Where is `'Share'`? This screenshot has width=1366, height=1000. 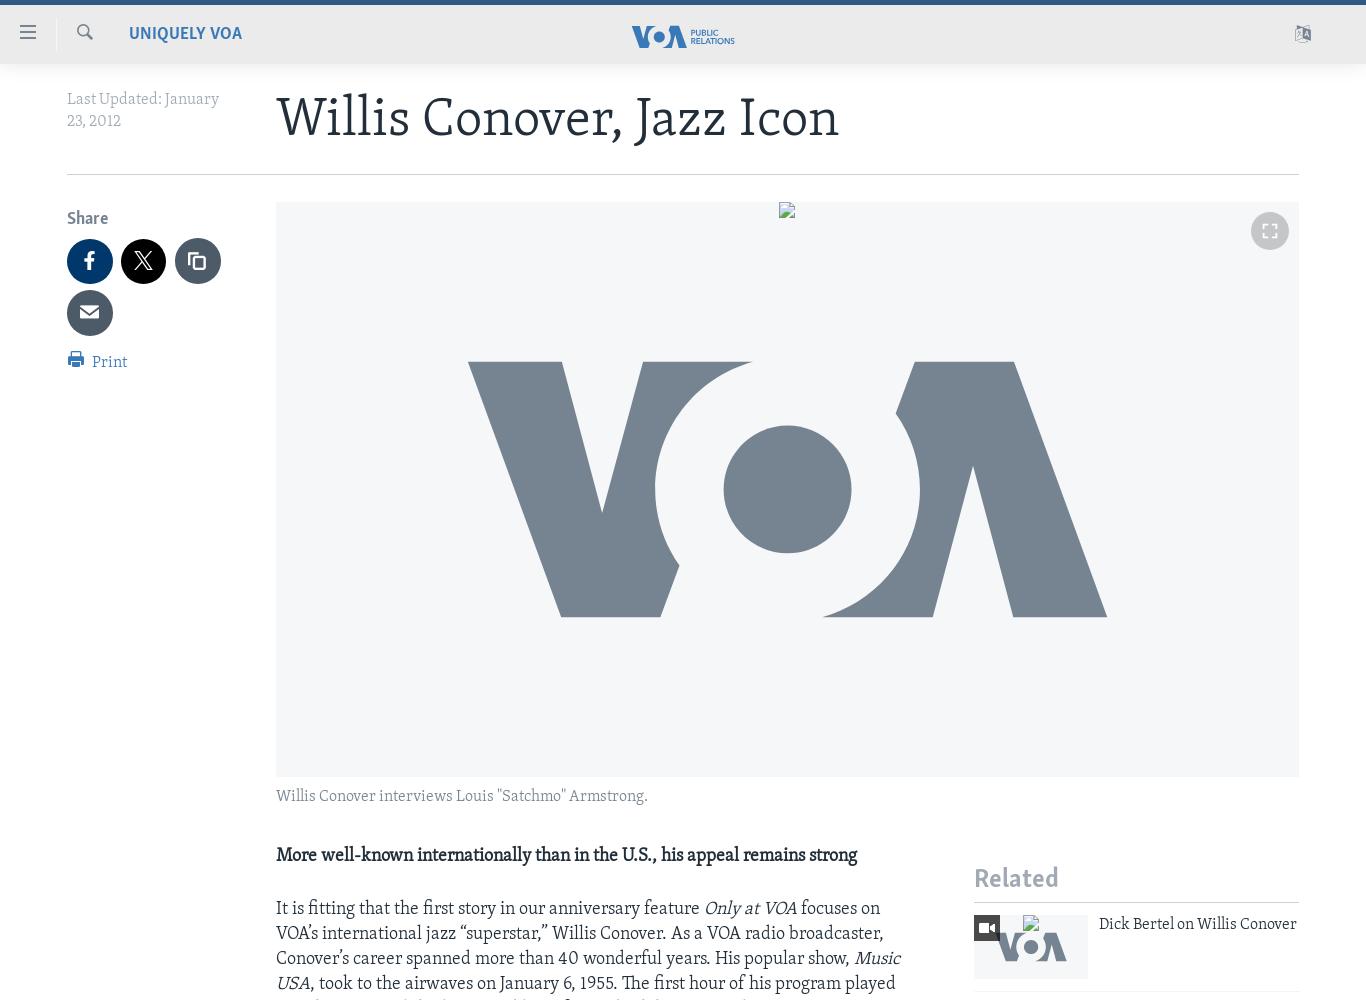 'Share' is located at coordinates (66, 218).